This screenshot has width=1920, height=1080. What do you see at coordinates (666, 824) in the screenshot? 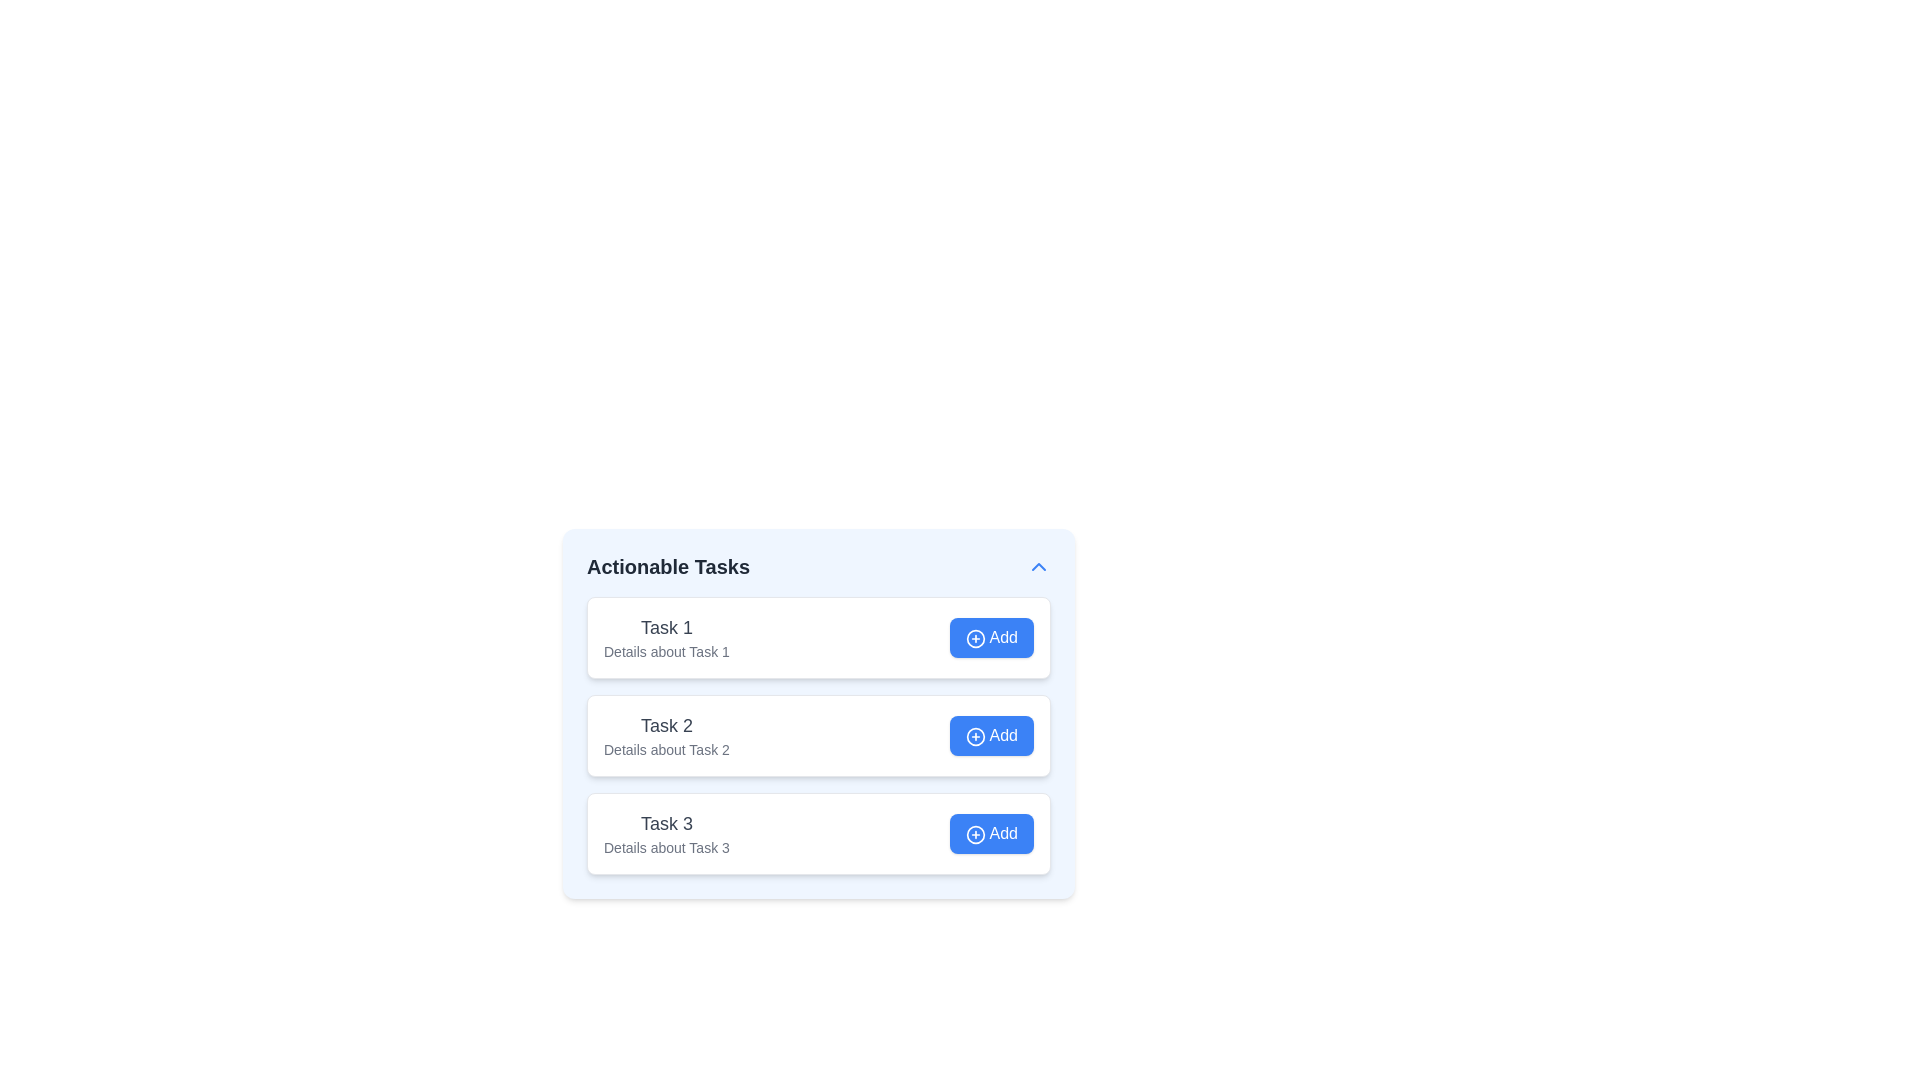
I see `text content of the text label displaying 'Task 3' located at the bottom of the actionable tasks section, within a visually distinct card` at bounding box center [666, 824].